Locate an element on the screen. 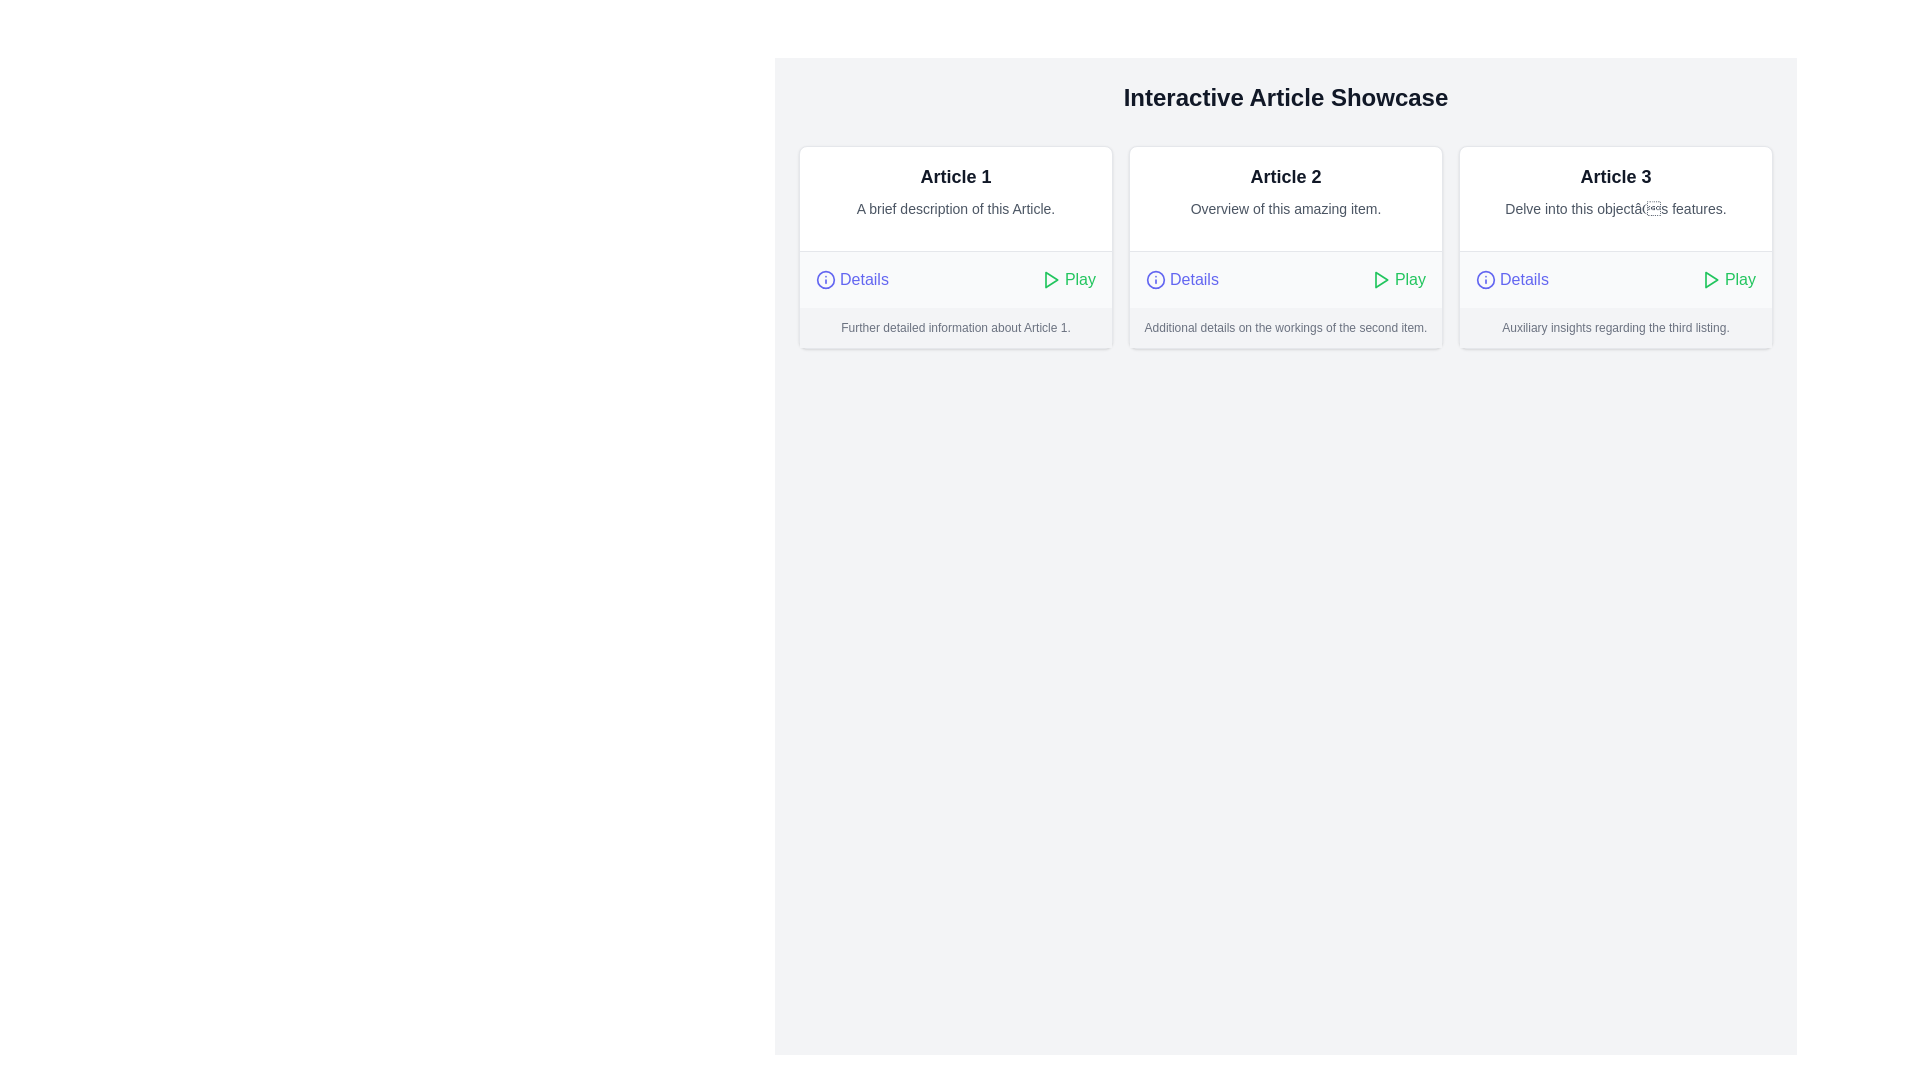 This screenshot has width=1920, height=1080. the hyperlink with icon located in the bottom section of the third tile labeled 'Article 3' is located at coordinates (1512, 280).